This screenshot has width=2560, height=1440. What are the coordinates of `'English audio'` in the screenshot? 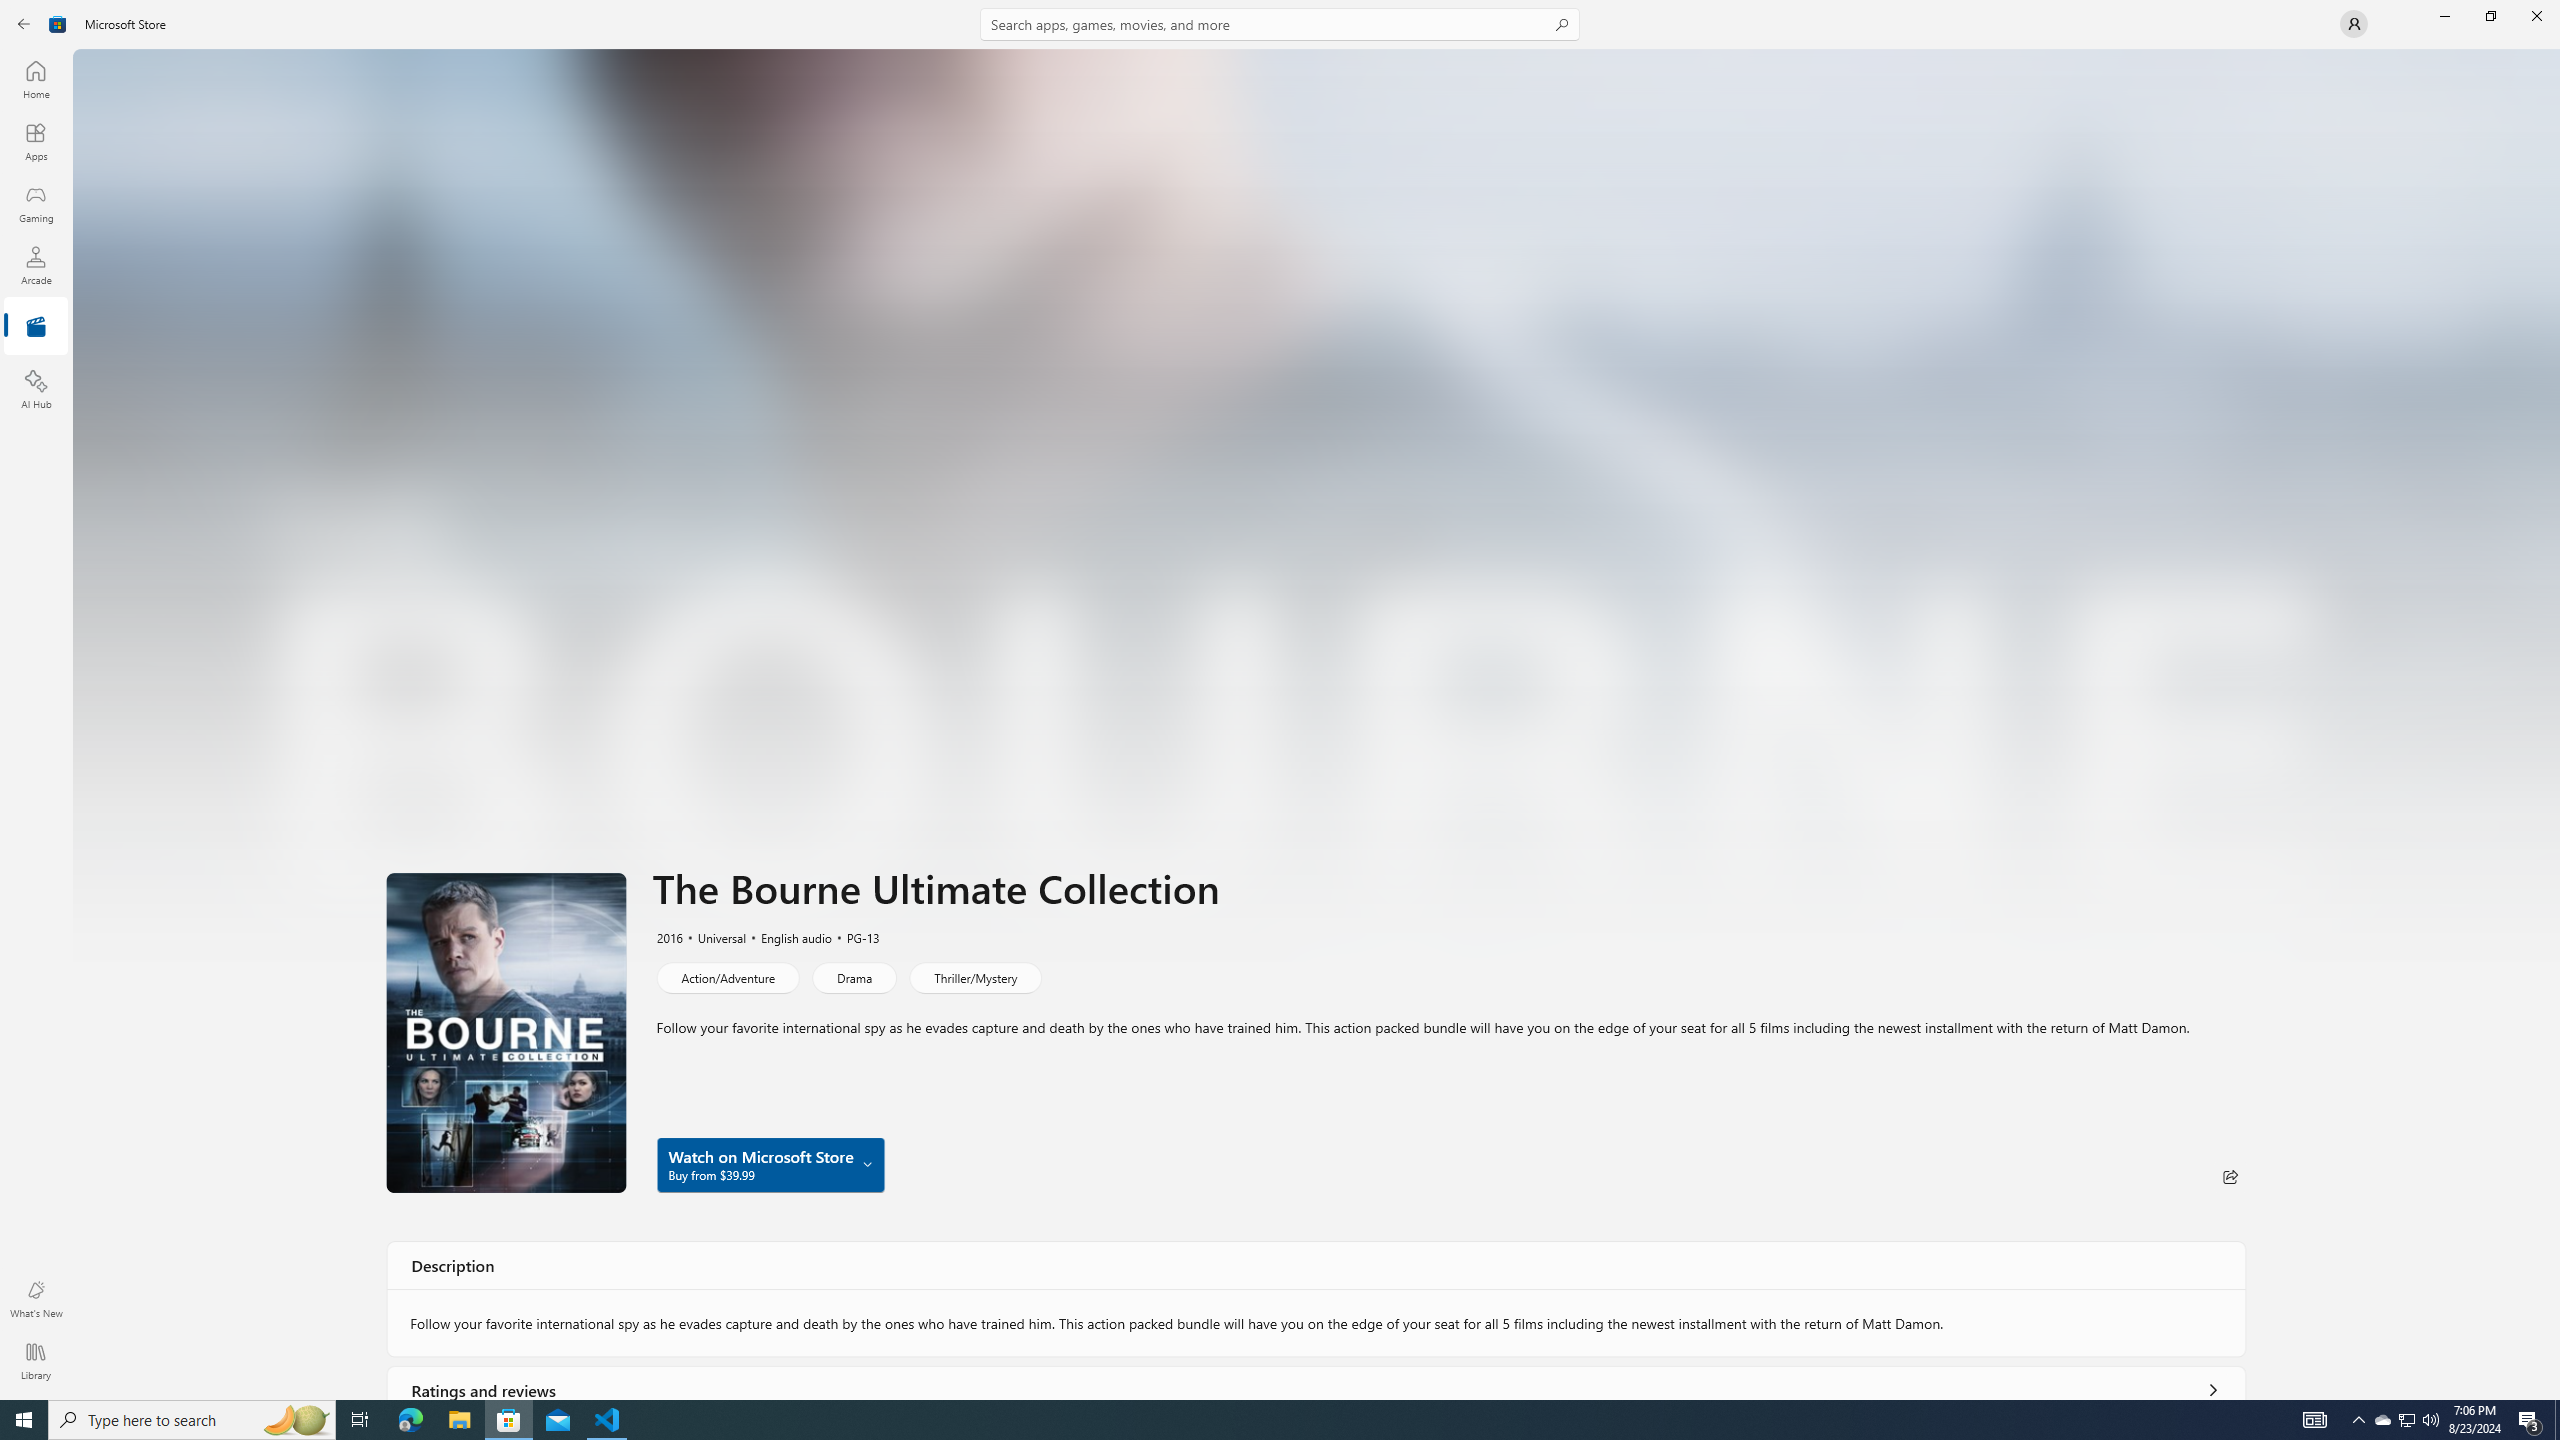 It's located at (786, 937).